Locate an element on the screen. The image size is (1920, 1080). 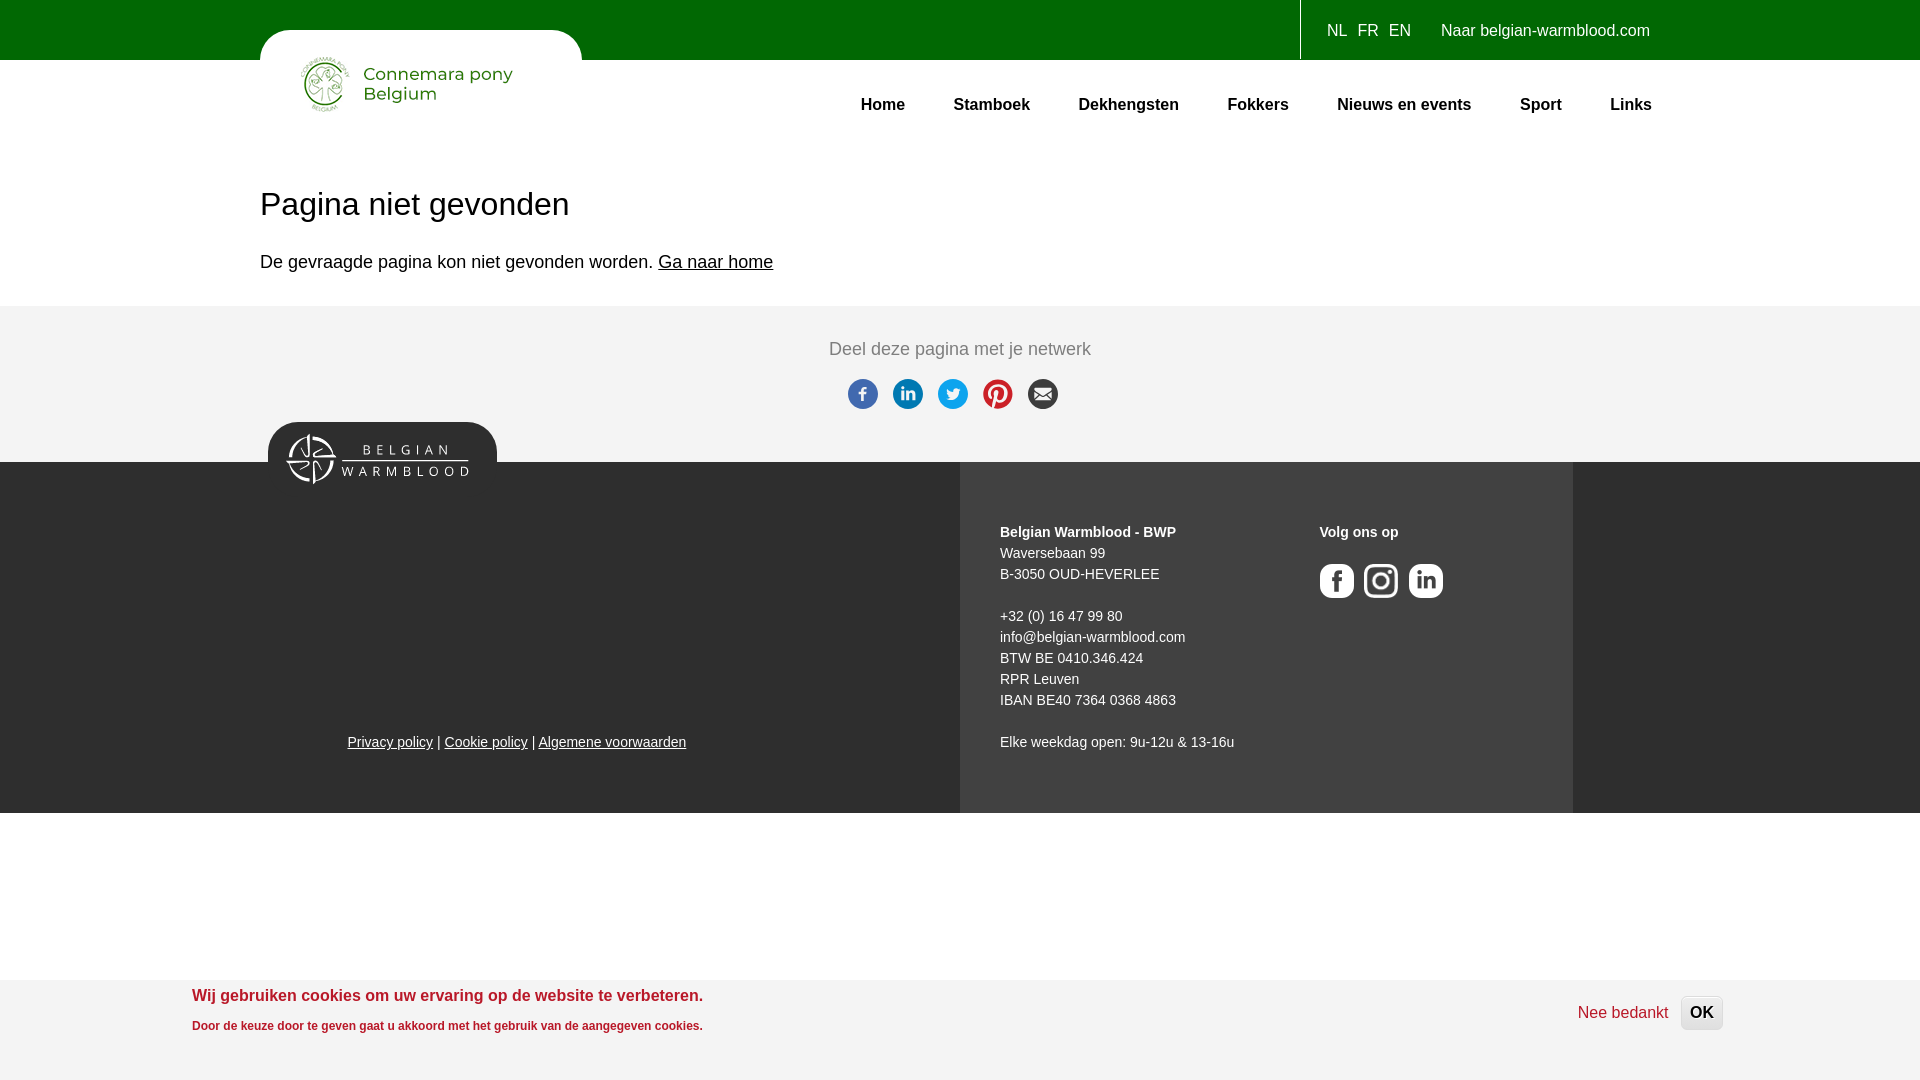
'Dekhengsten' is located at coordinates (1128, 104).